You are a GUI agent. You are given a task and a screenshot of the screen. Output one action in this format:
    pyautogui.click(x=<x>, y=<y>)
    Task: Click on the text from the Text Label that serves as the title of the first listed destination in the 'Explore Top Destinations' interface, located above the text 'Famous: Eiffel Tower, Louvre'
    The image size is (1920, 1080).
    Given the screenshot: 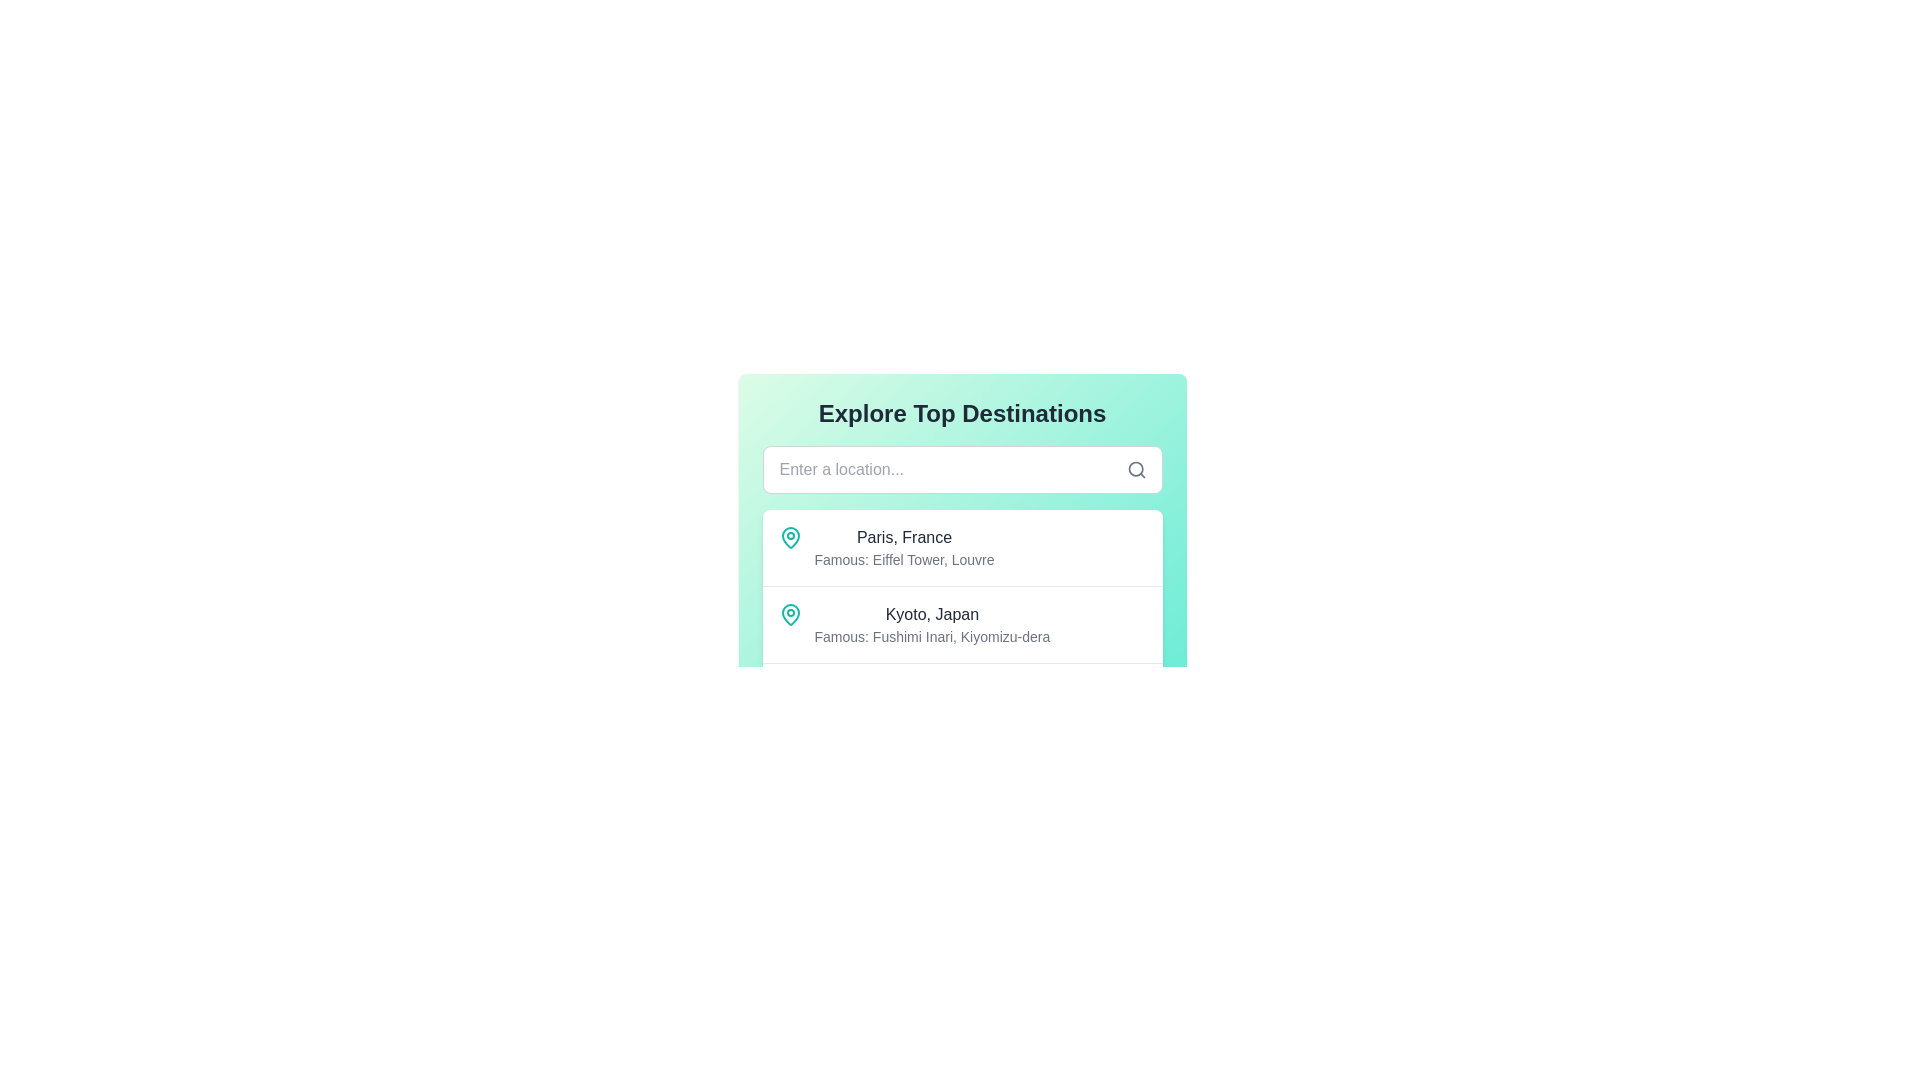 What is the action you would take?
    pyautogui.click(x=903, y=536)
    